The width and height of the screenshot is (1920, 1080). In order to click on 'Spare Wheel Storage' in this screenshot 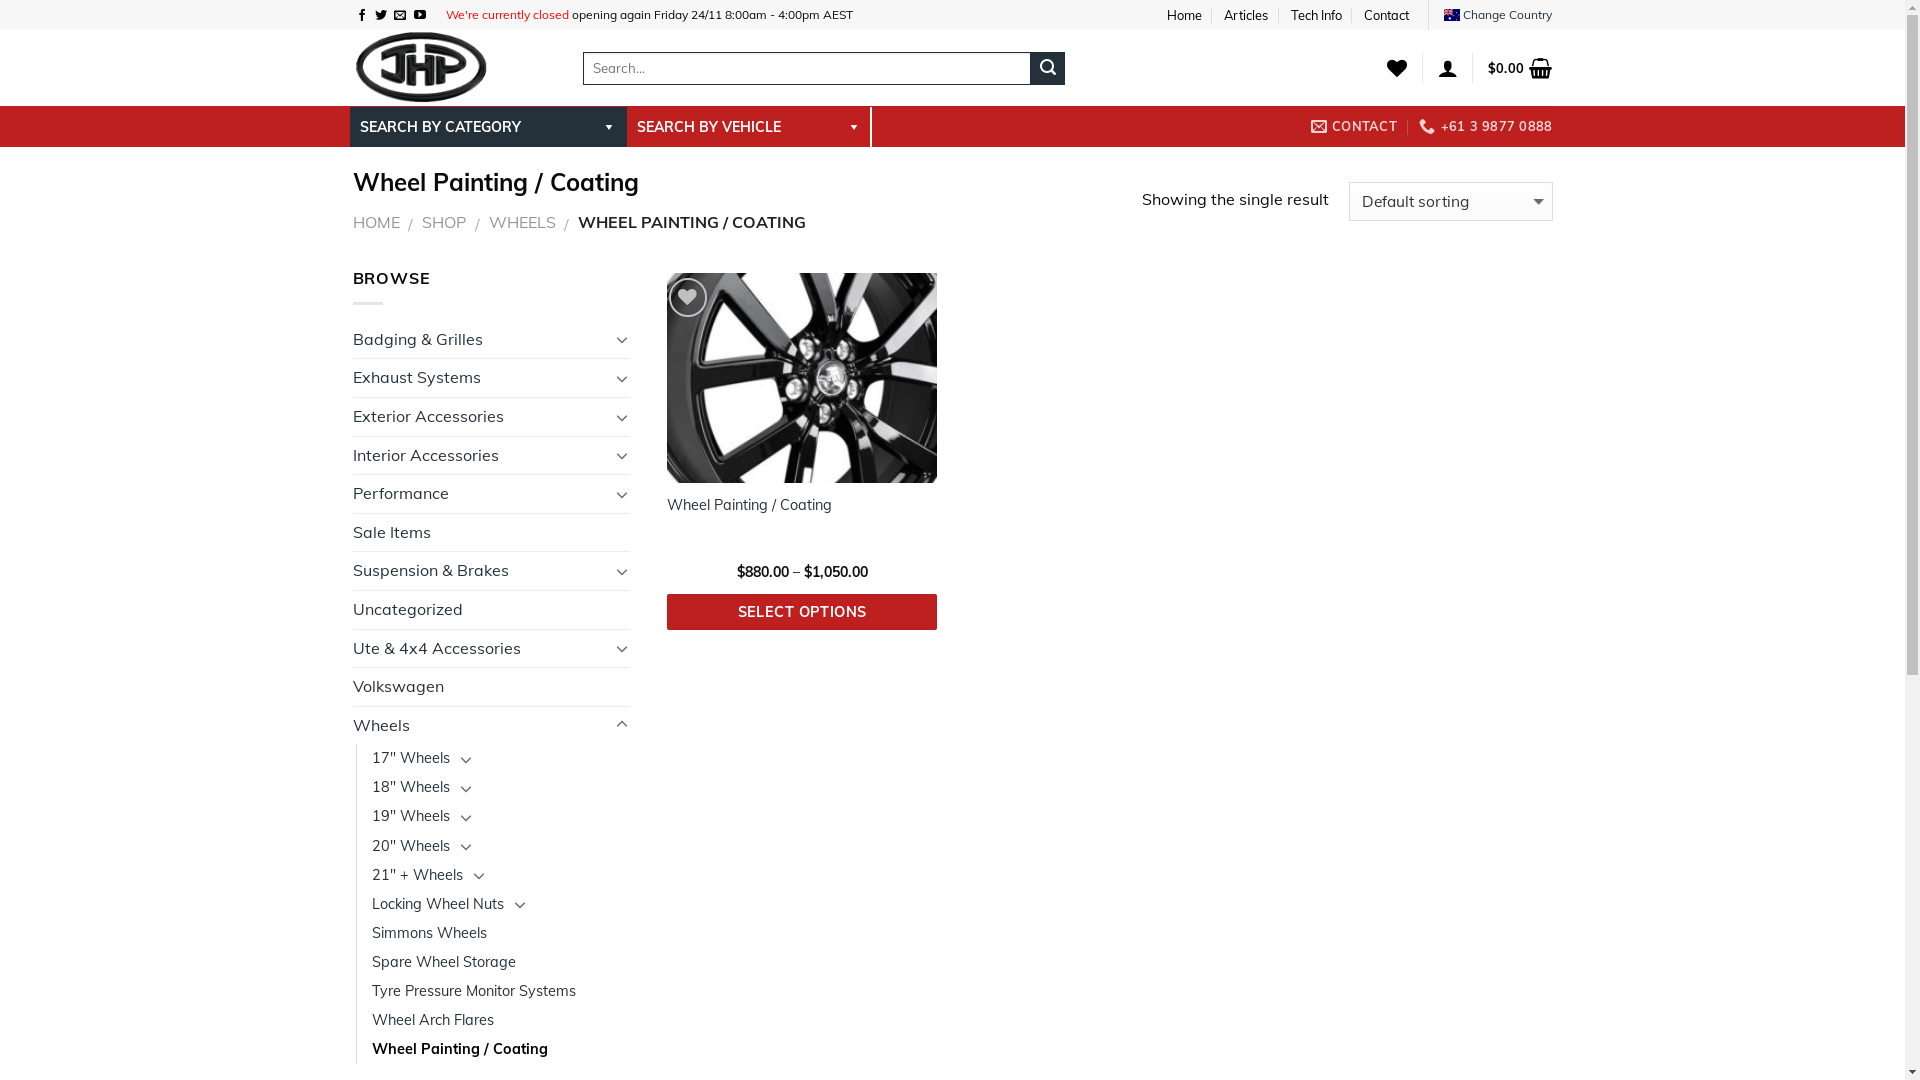, I will do `click(443, 961)`.